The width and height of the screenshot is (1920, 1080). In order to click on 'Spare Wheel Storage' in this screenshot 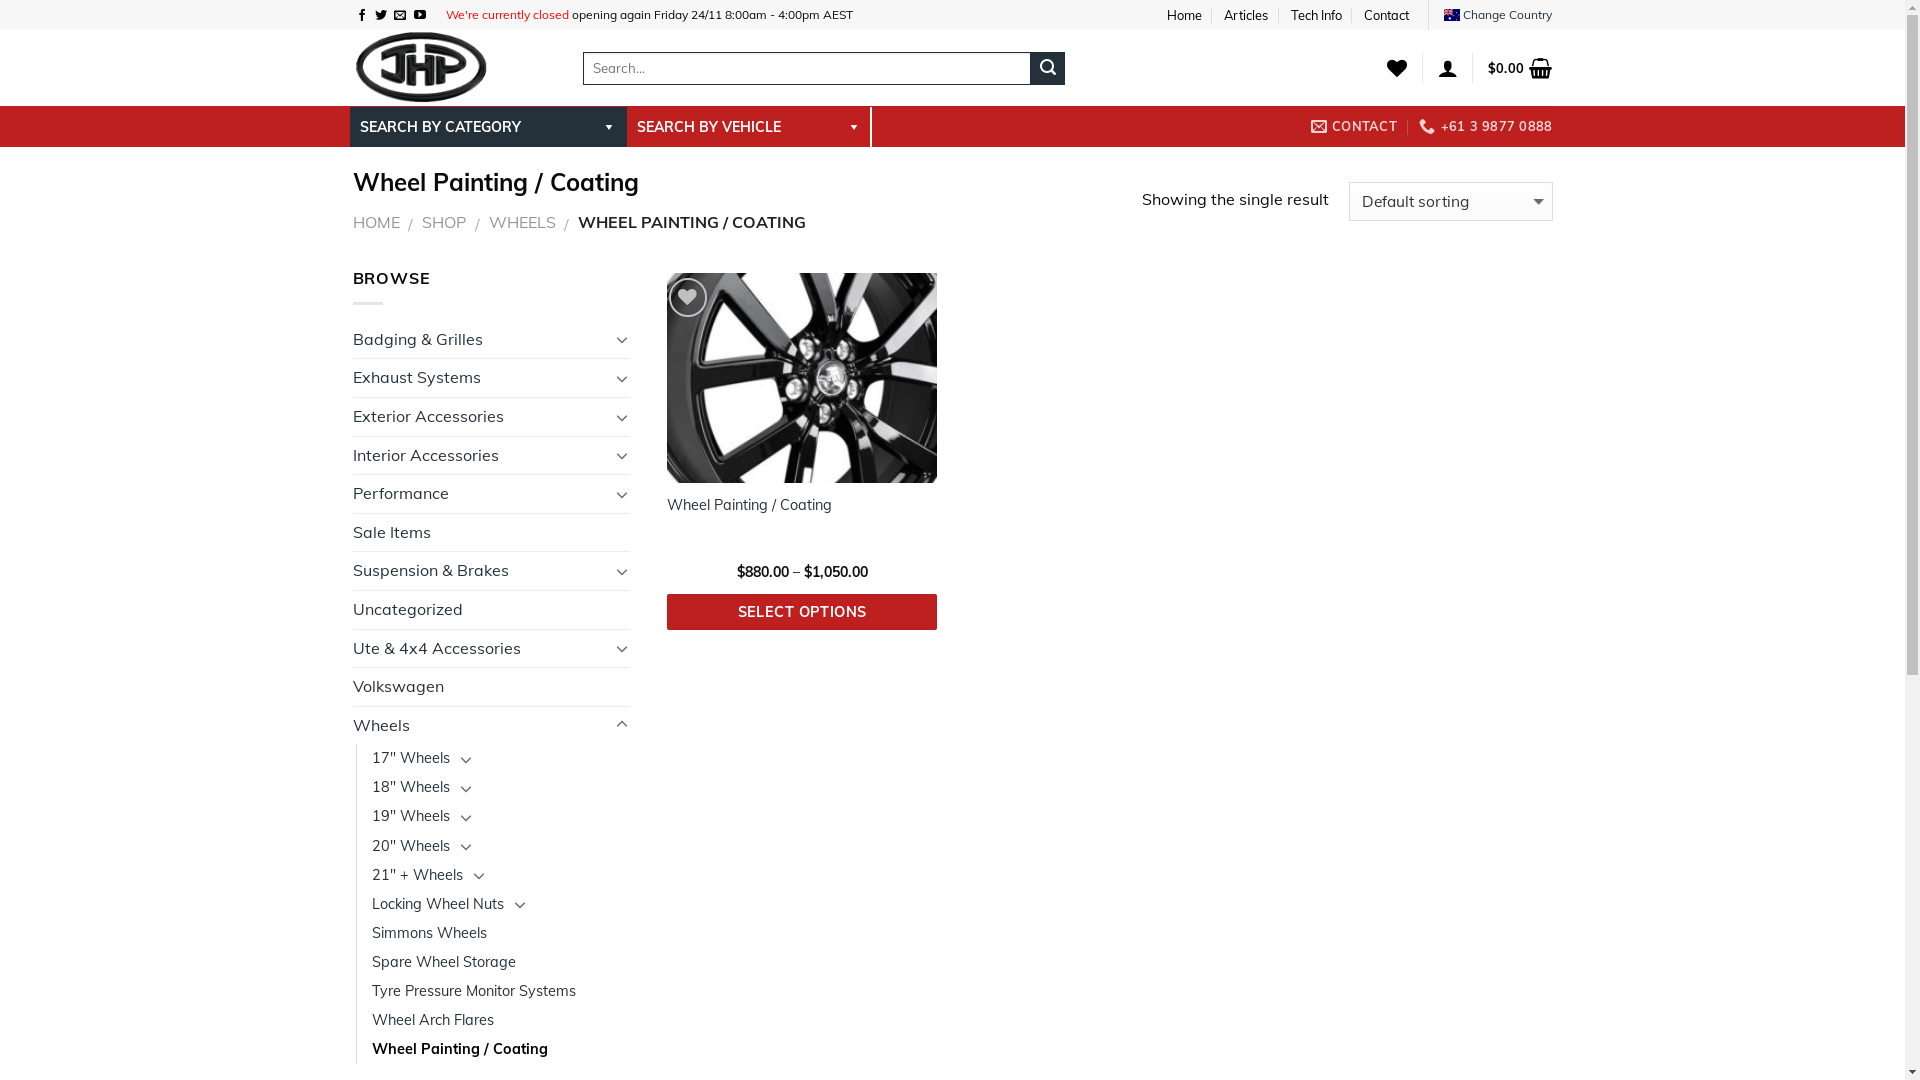, I will do `click(443, 961)`.